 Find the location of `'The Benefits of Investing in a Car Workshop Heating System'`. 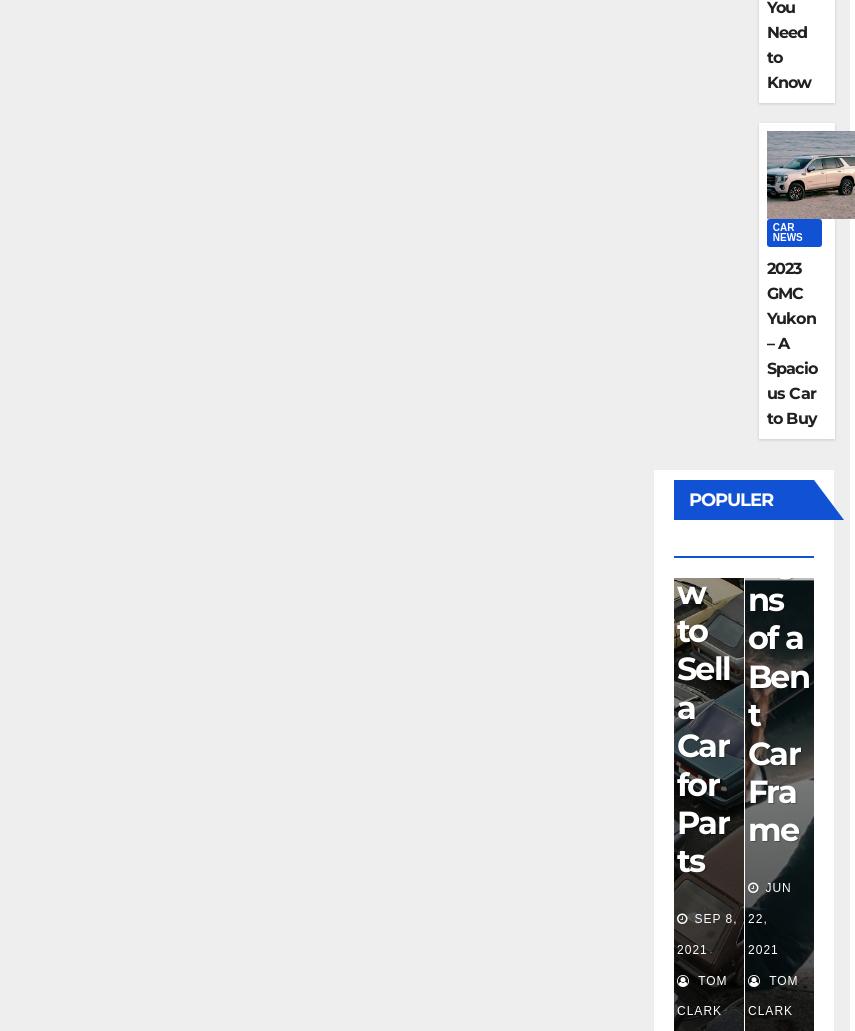

'The Benefits of Investing in a Car Workshop Heating System' is located at coordinates (748, 540).